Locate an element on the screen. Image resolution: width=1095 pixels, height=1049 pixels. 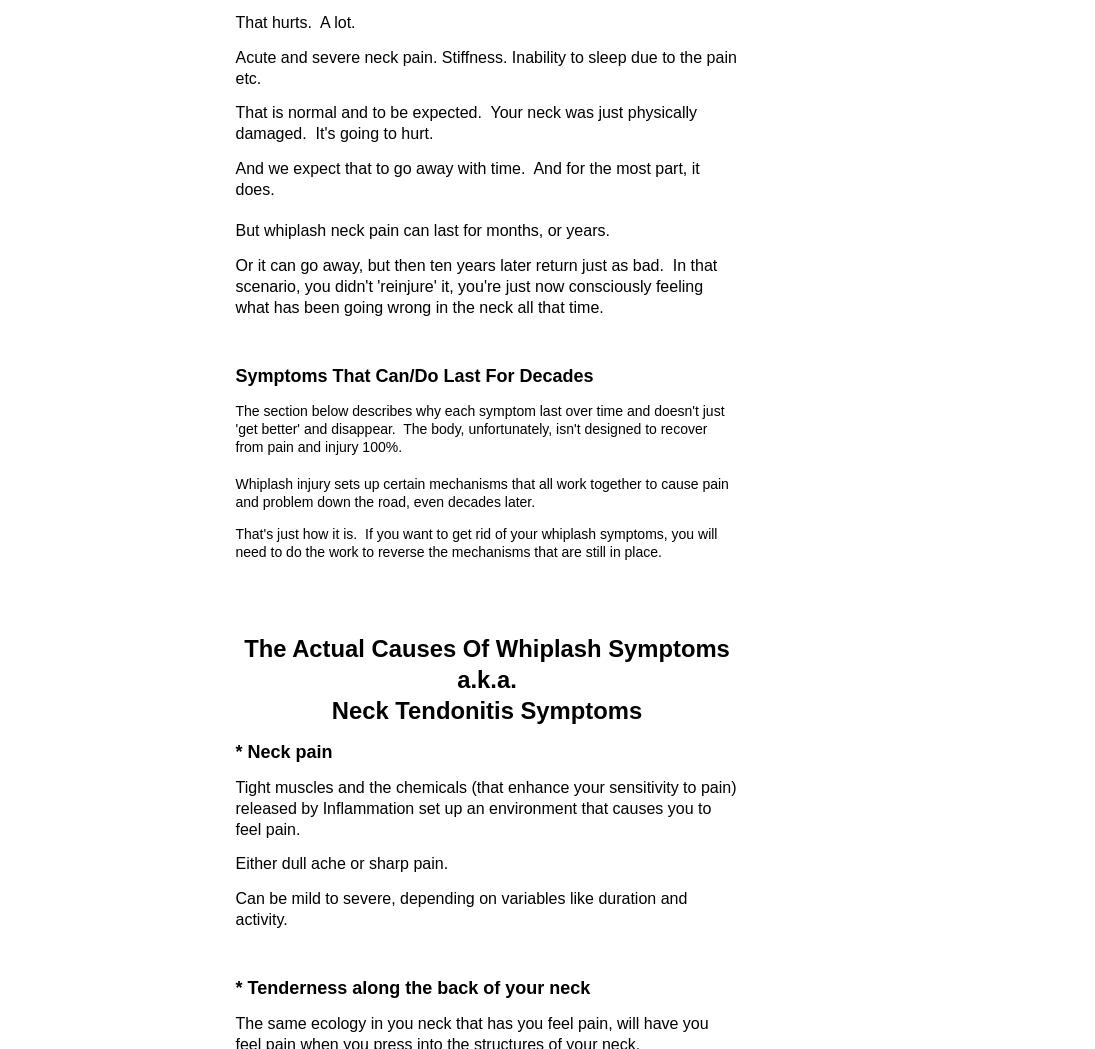
'Symptoms That Can/Do Last For Decades' is located at coordinates (413, 375).